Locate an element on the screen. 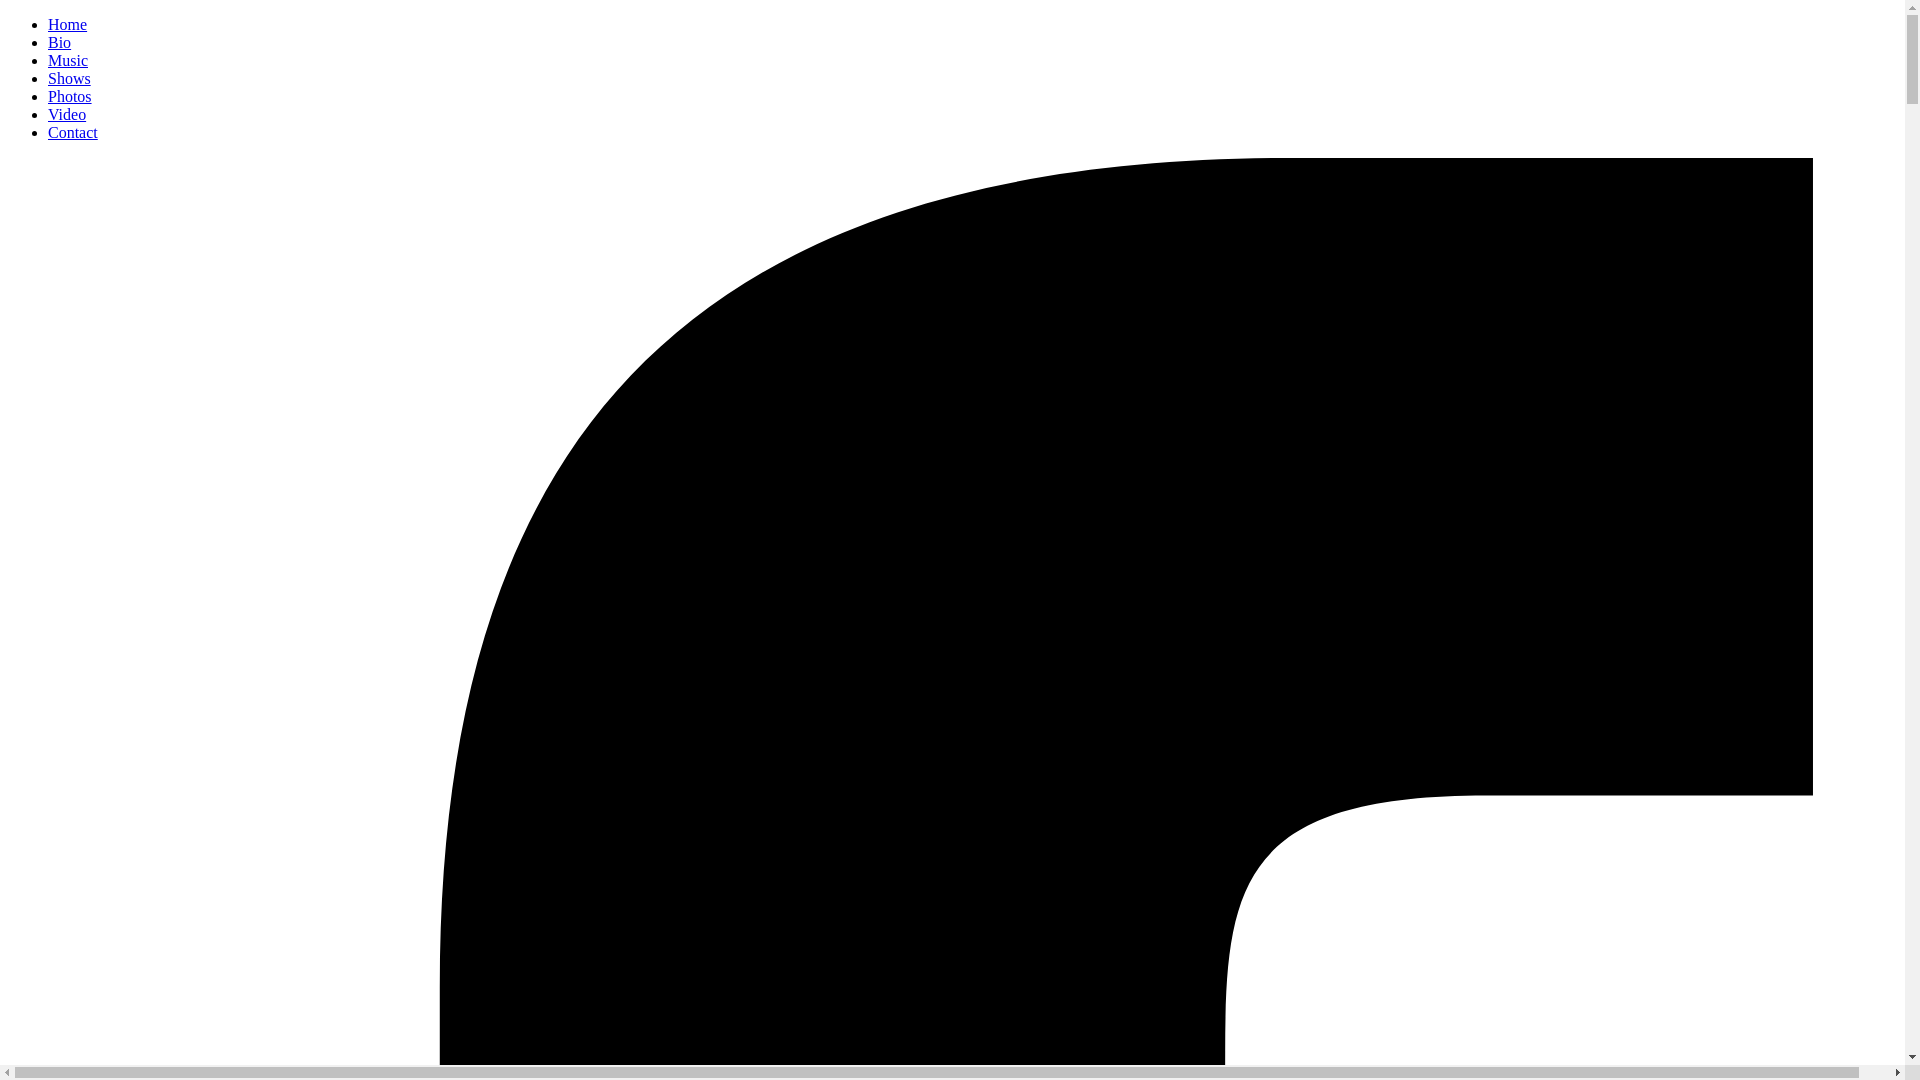 The image size is (1920, 1080). 'Bio' is located at coordinates (59, 42).